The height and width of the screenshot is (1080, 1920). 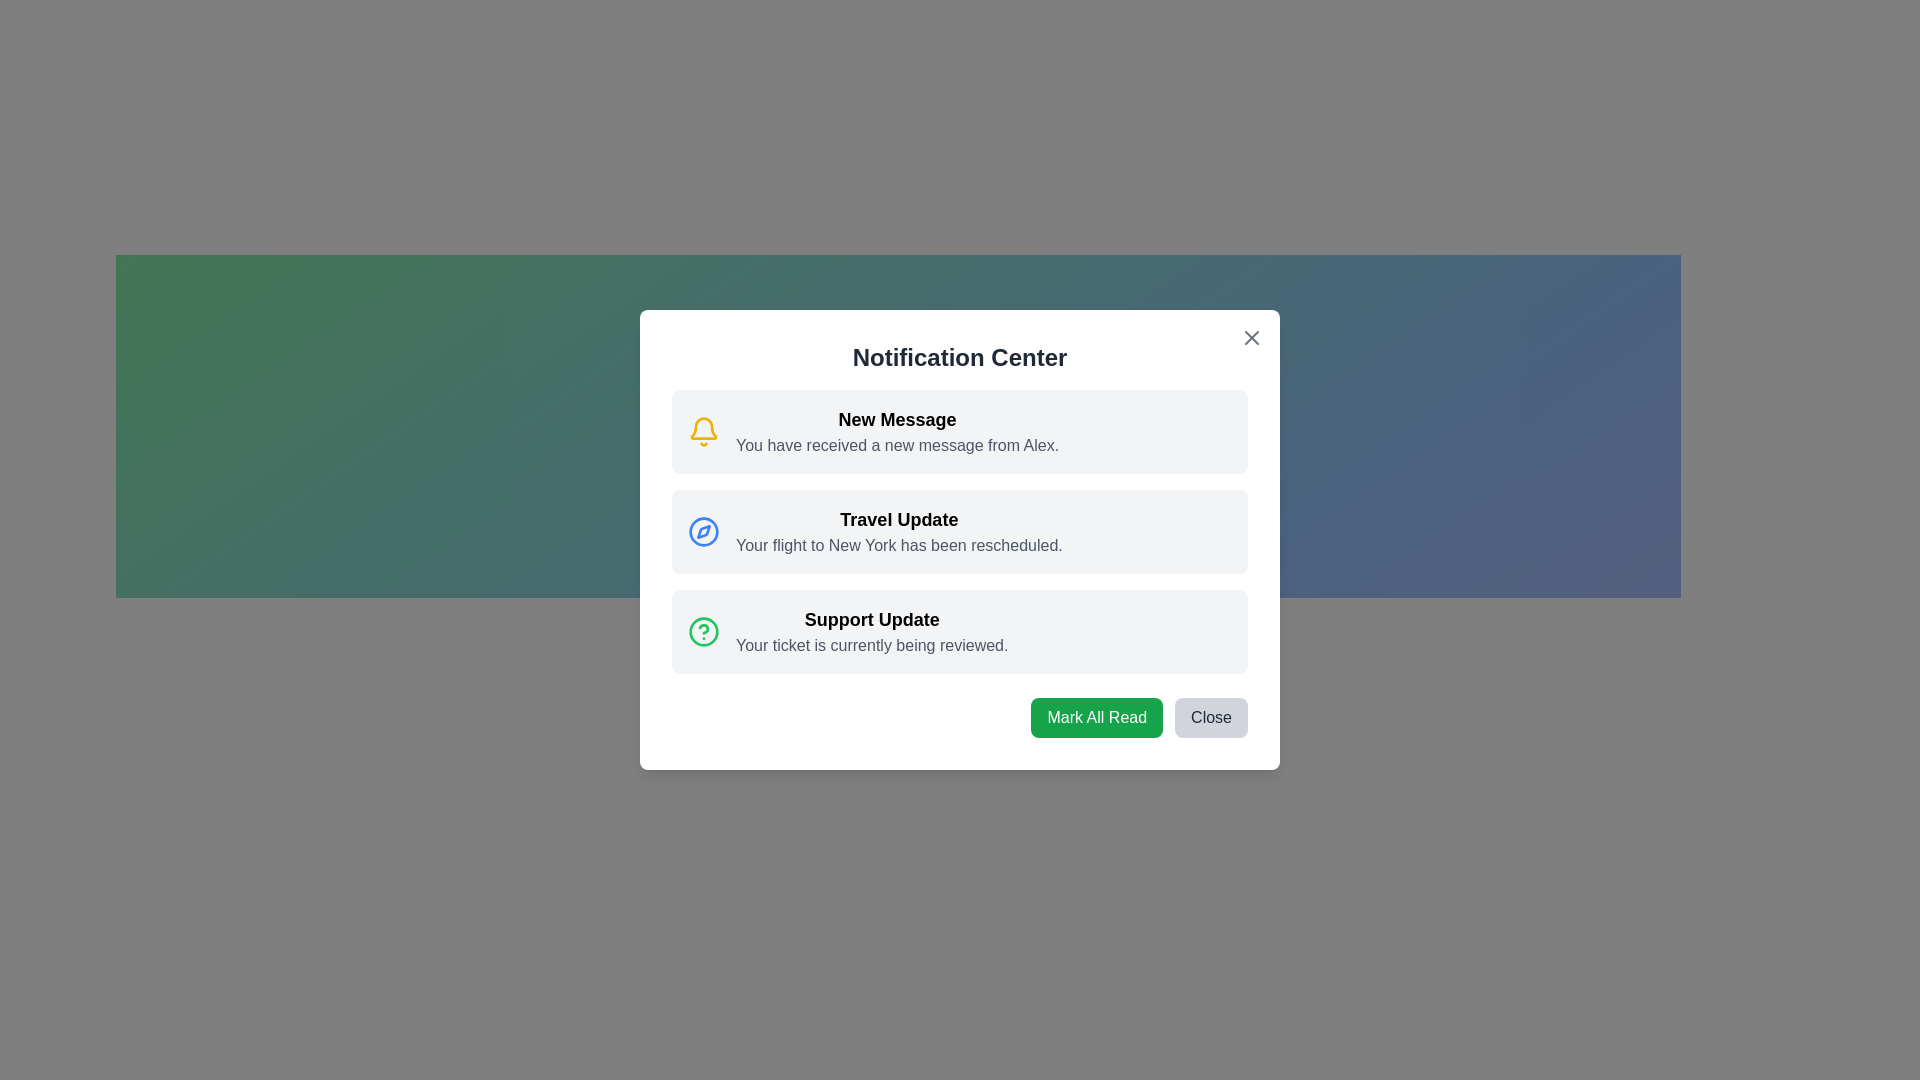 What do you see at coordinates (960, 531) in the screenshot?
I see `the second notification message in the notification list, which provides updates about a flight rescheduling` at bounding box center [960, 531].